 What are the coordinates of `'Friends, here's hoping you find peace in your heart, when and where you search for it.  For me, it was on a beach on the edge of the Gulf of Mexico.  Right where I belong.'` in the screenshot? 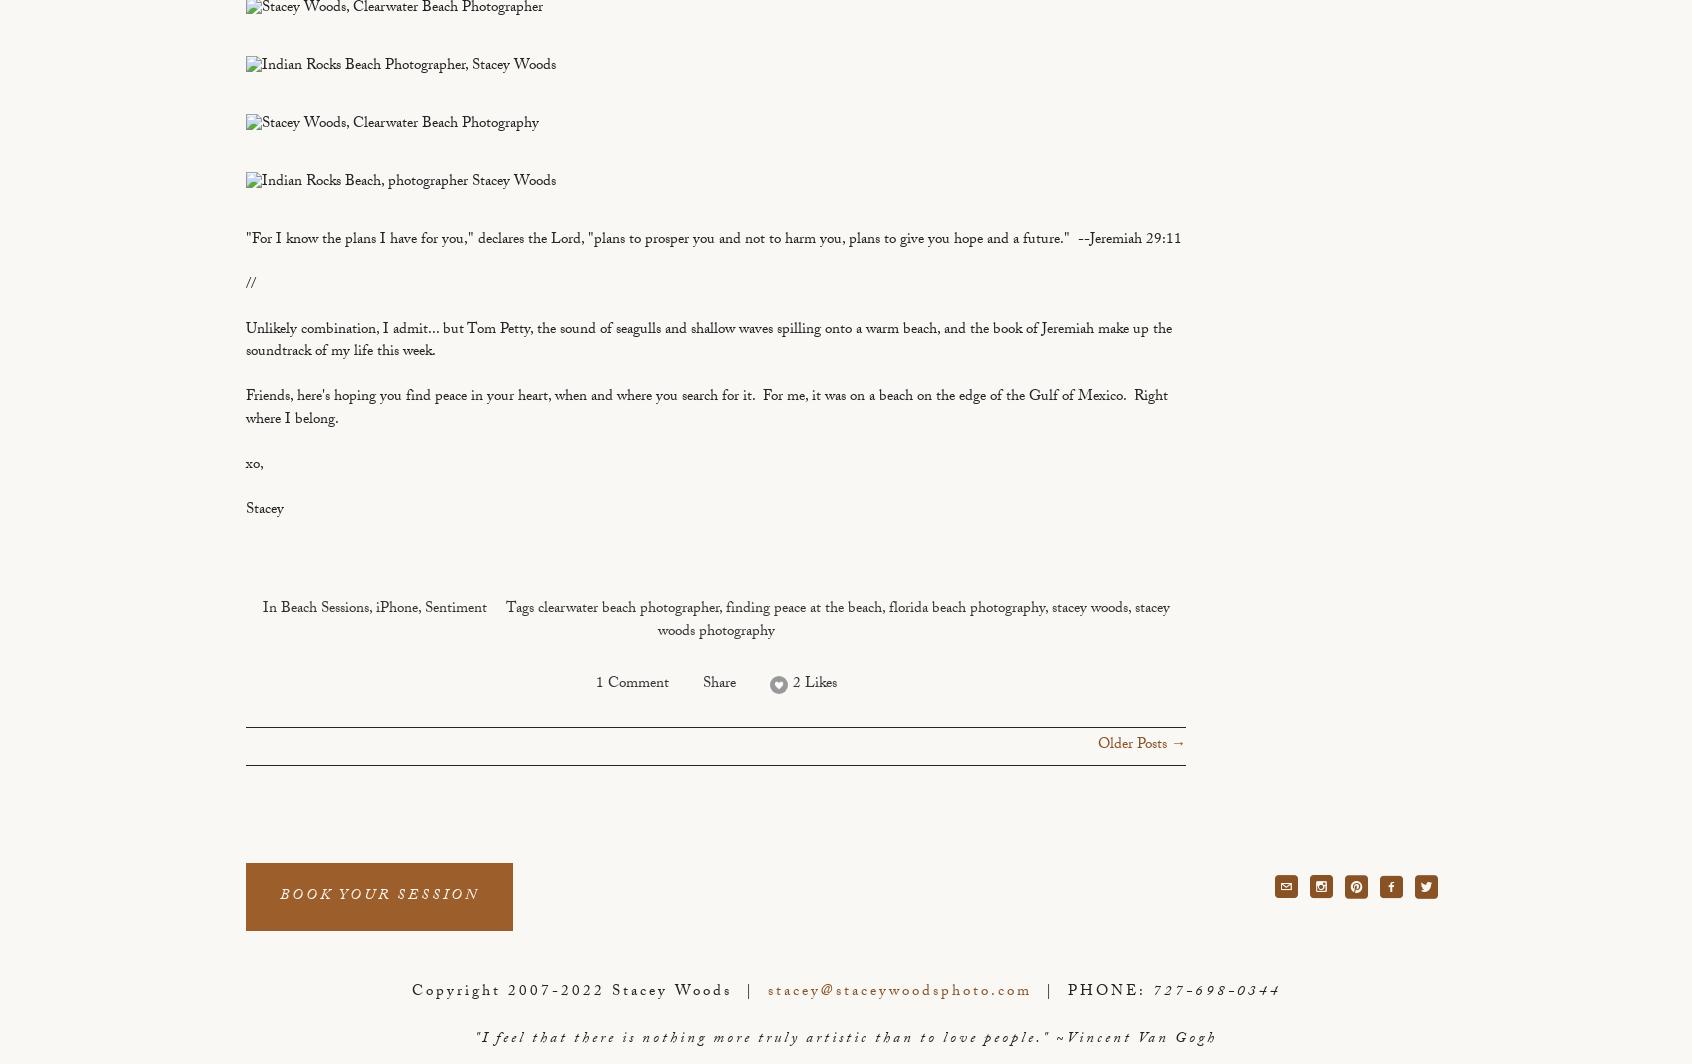 It's located at (705, 409).